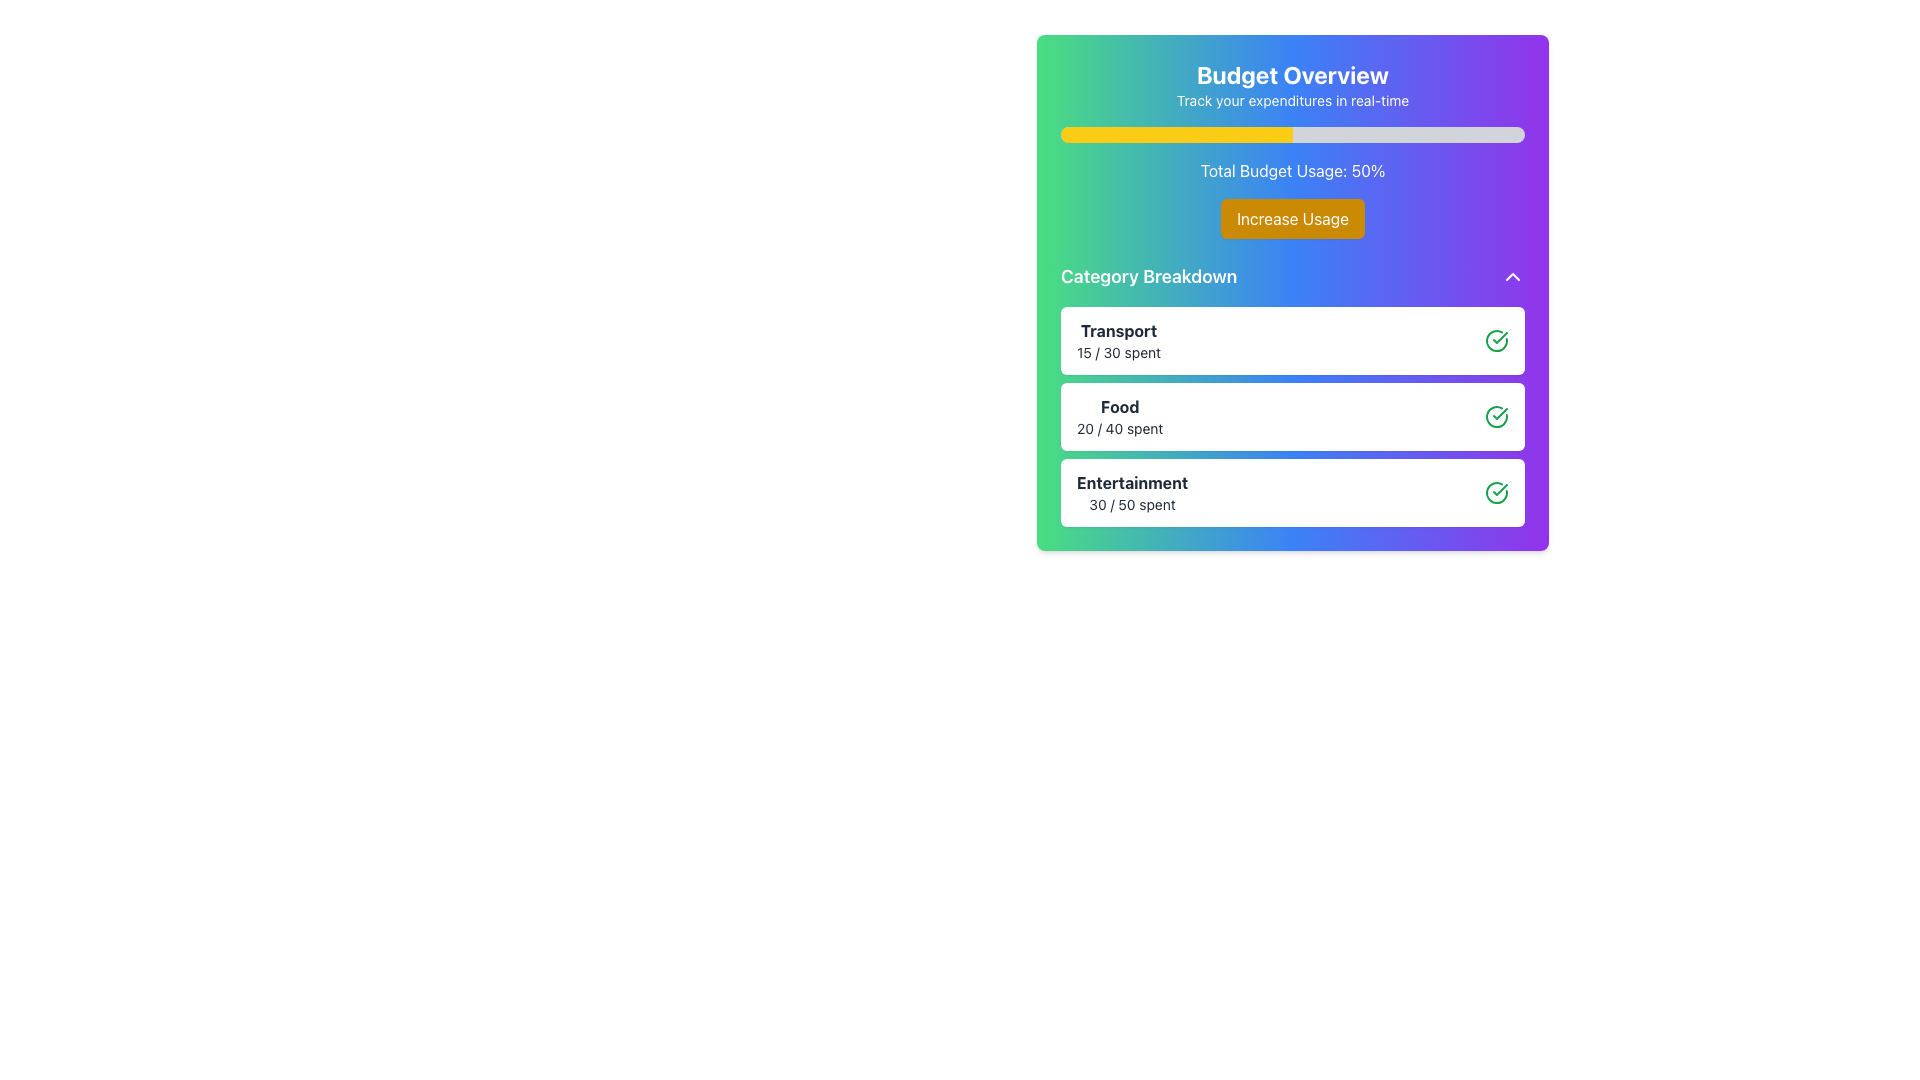 The width and height of the screenshot is (1920, 1080). I want to click on the bold heading label 'Food' in the 'Category Breakdown' section, which is visually distinct and located between 'Transport' and 'Entertainment', so click(1120, 406).